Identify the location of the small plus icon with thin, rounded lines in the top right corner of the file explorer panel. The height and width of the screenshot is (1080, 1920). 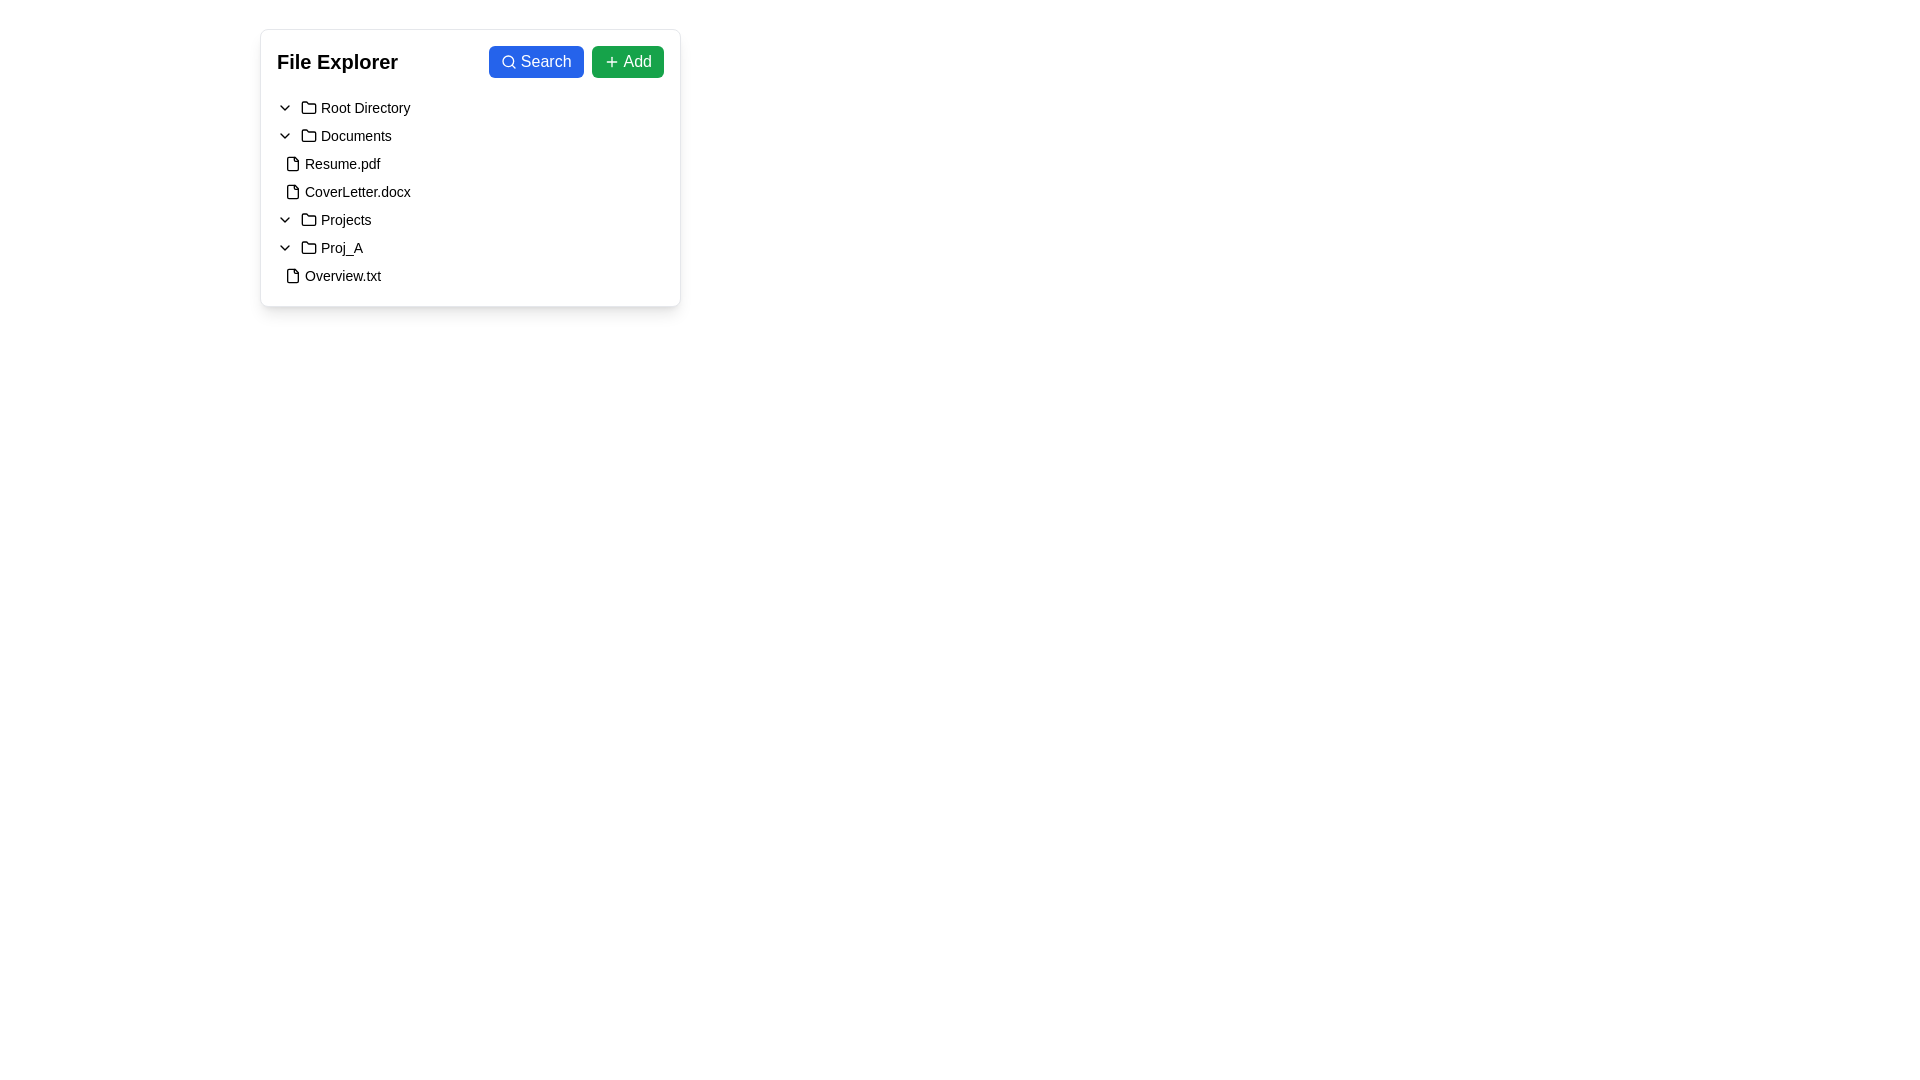
(610, 60).